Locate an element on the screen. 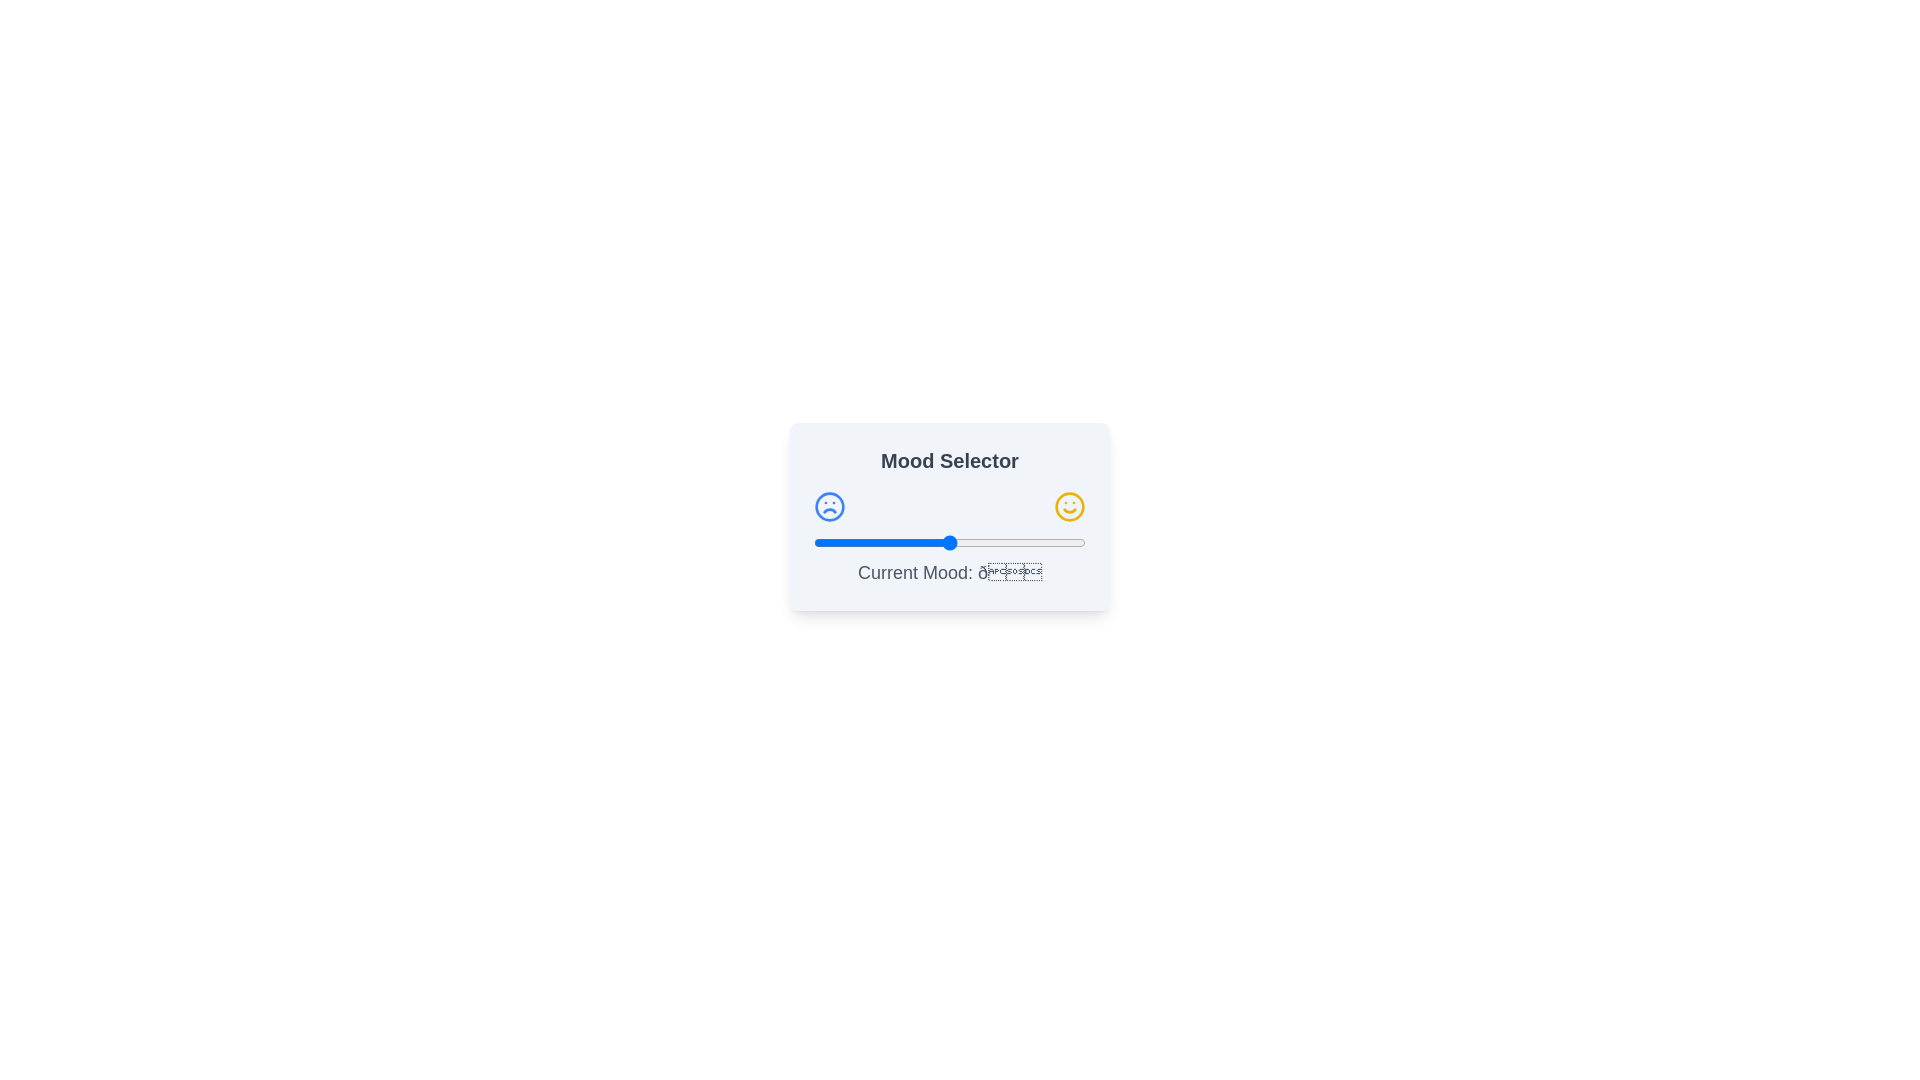  the slider to set the mood value to 29 is located at coordinates (891, 543).